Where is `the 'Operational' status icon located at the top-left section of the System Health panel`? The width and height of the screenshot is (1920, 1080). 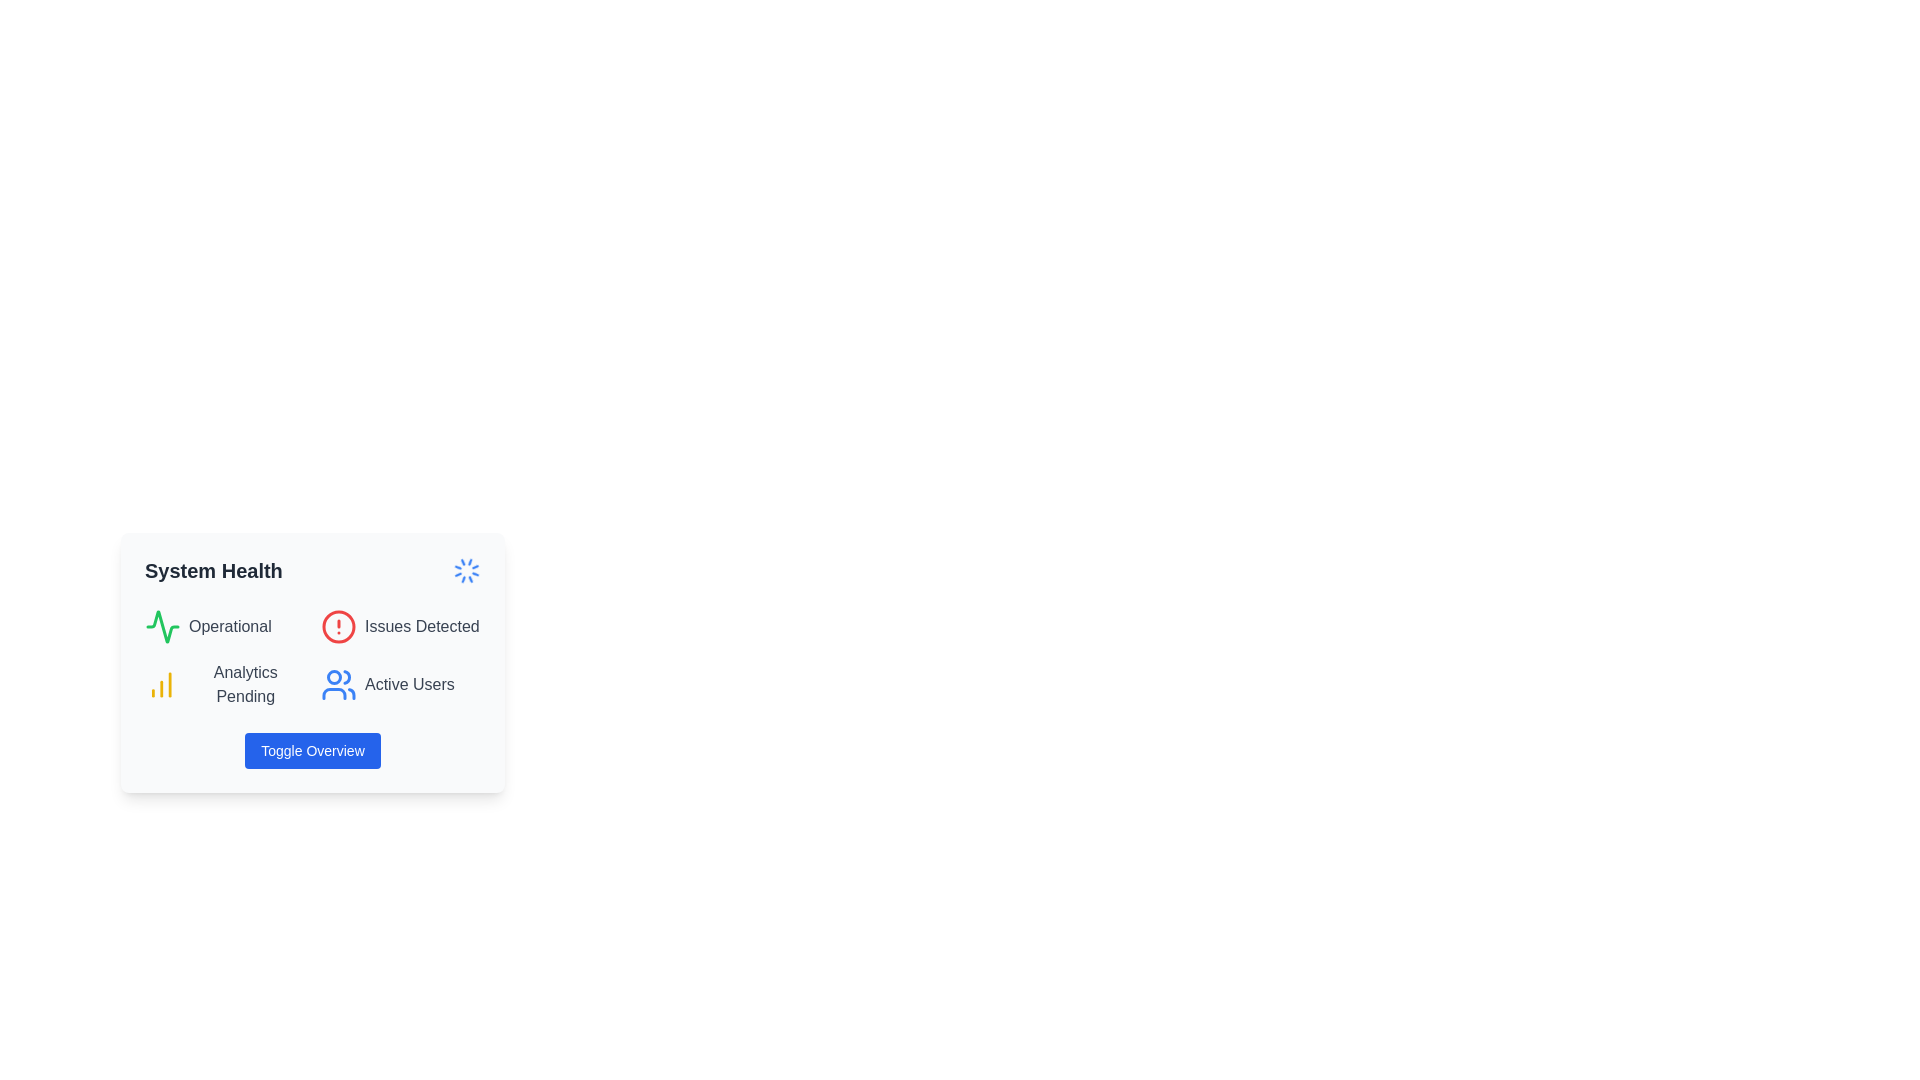 the 'Operational' status icon located at the top-left section of the System Health panel is located at coordinates (163, 626).